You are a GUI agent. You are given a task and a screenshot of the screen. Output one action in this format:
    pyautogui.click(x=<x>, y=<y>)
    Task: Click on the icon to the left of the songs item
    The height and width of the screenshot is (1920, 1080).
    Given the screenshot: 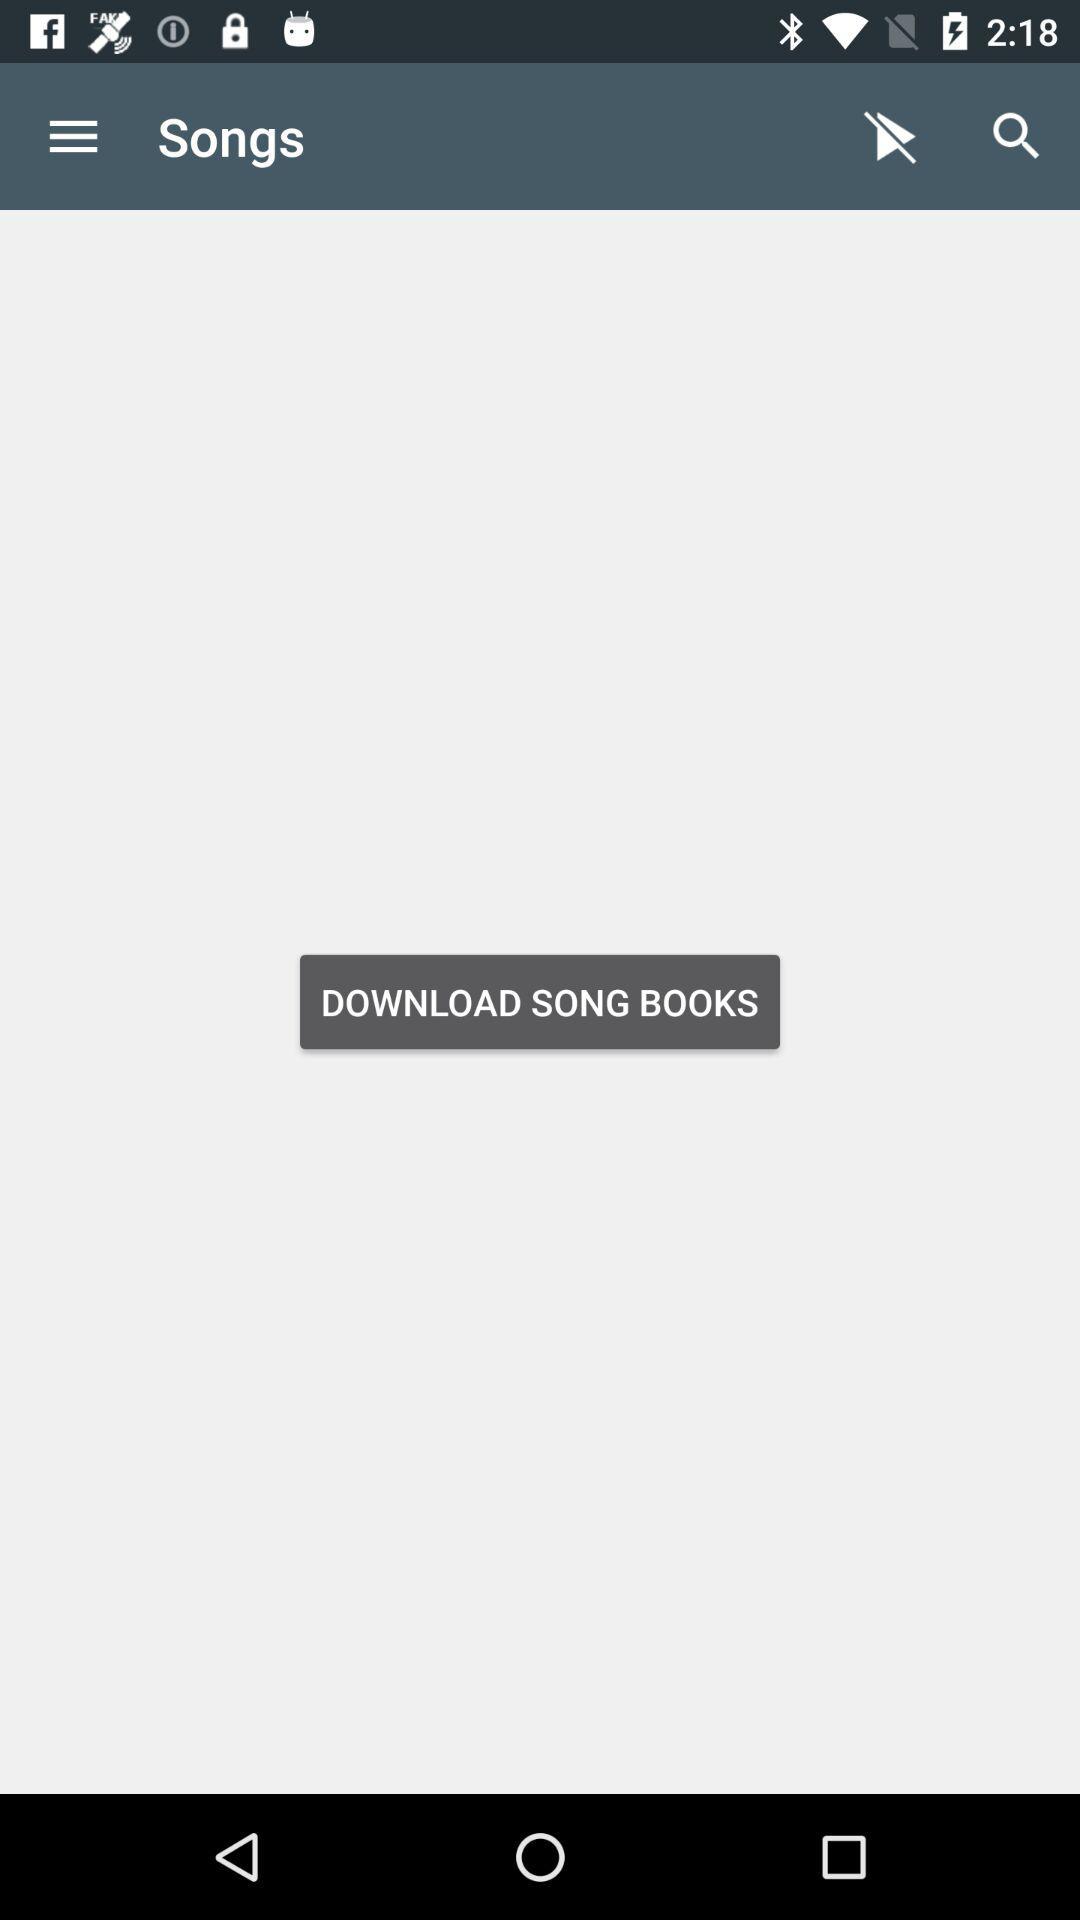 What is the action you would take?
    pyautogui.click(x=72, y=135)
    